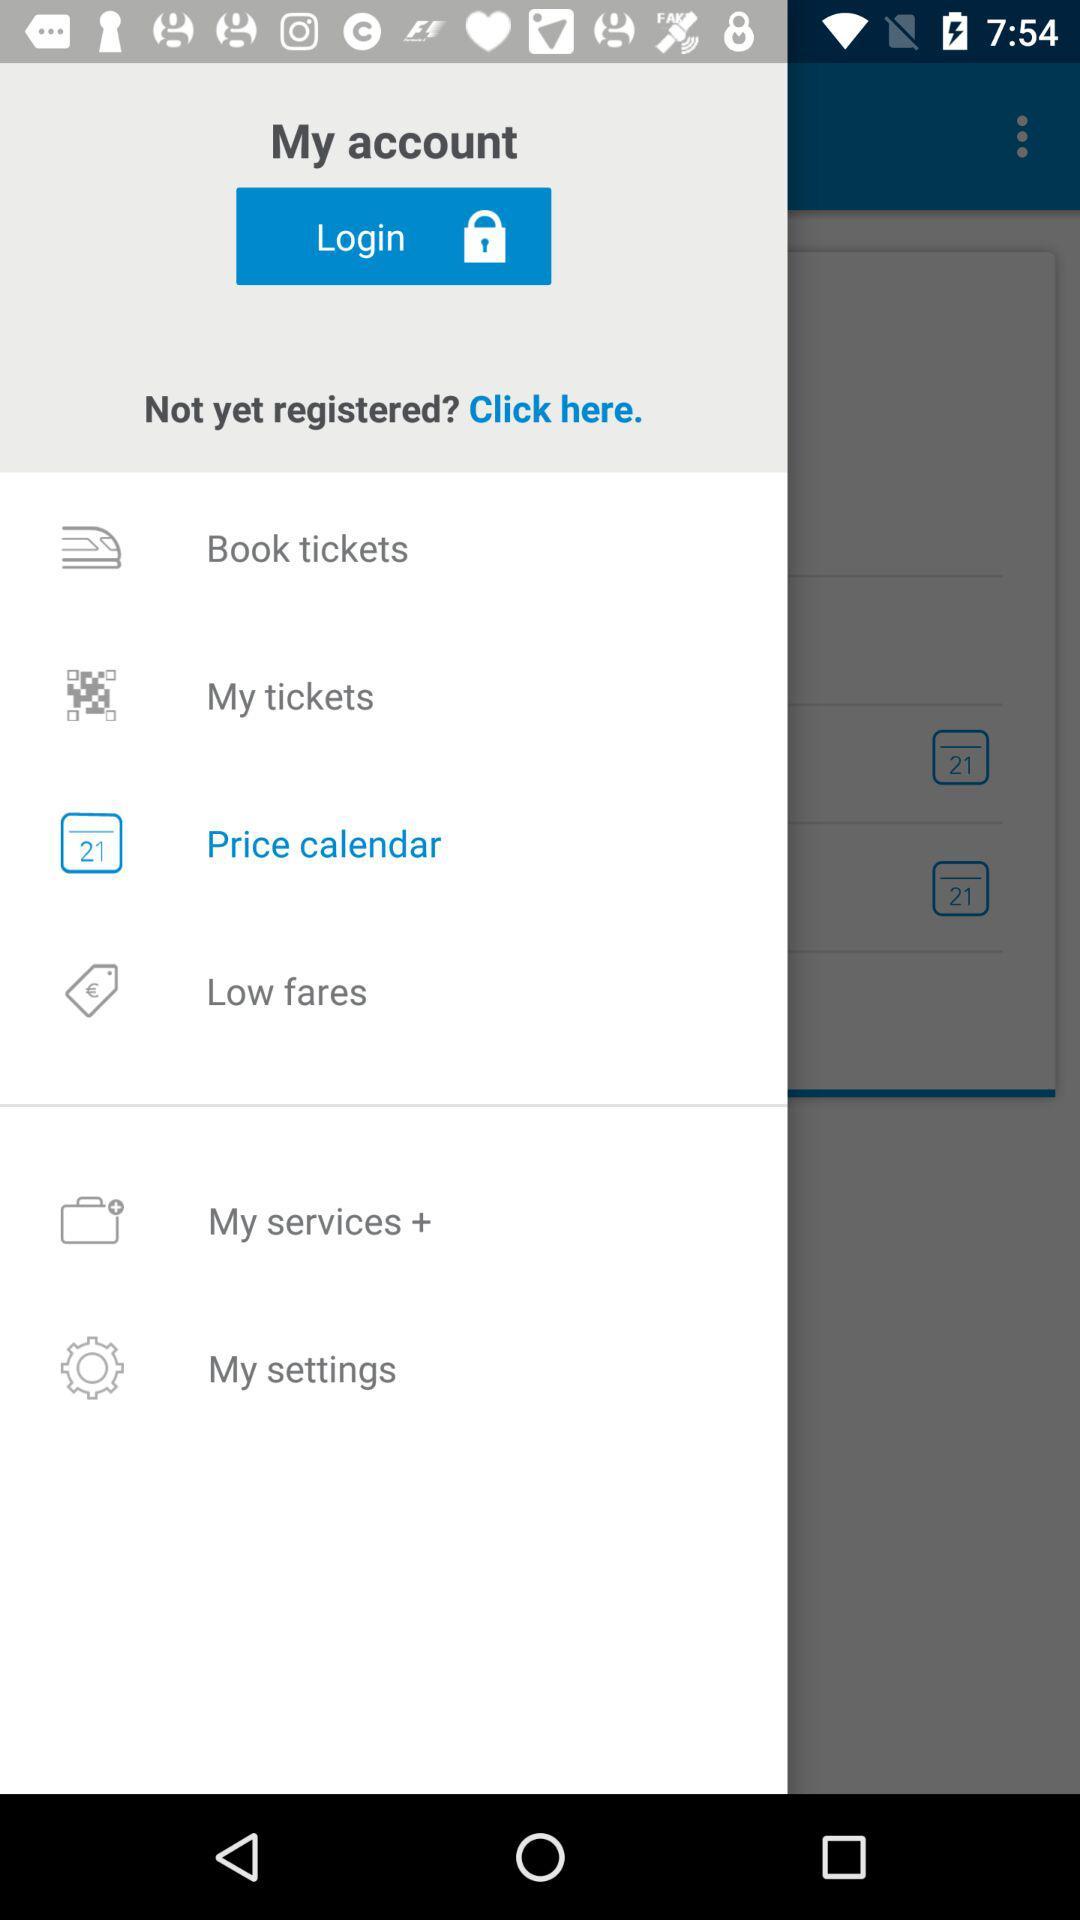  What do you see at coordinates (1027, 136) in the screenshot?
I see `menu button` at bounding box center [1027, 136].